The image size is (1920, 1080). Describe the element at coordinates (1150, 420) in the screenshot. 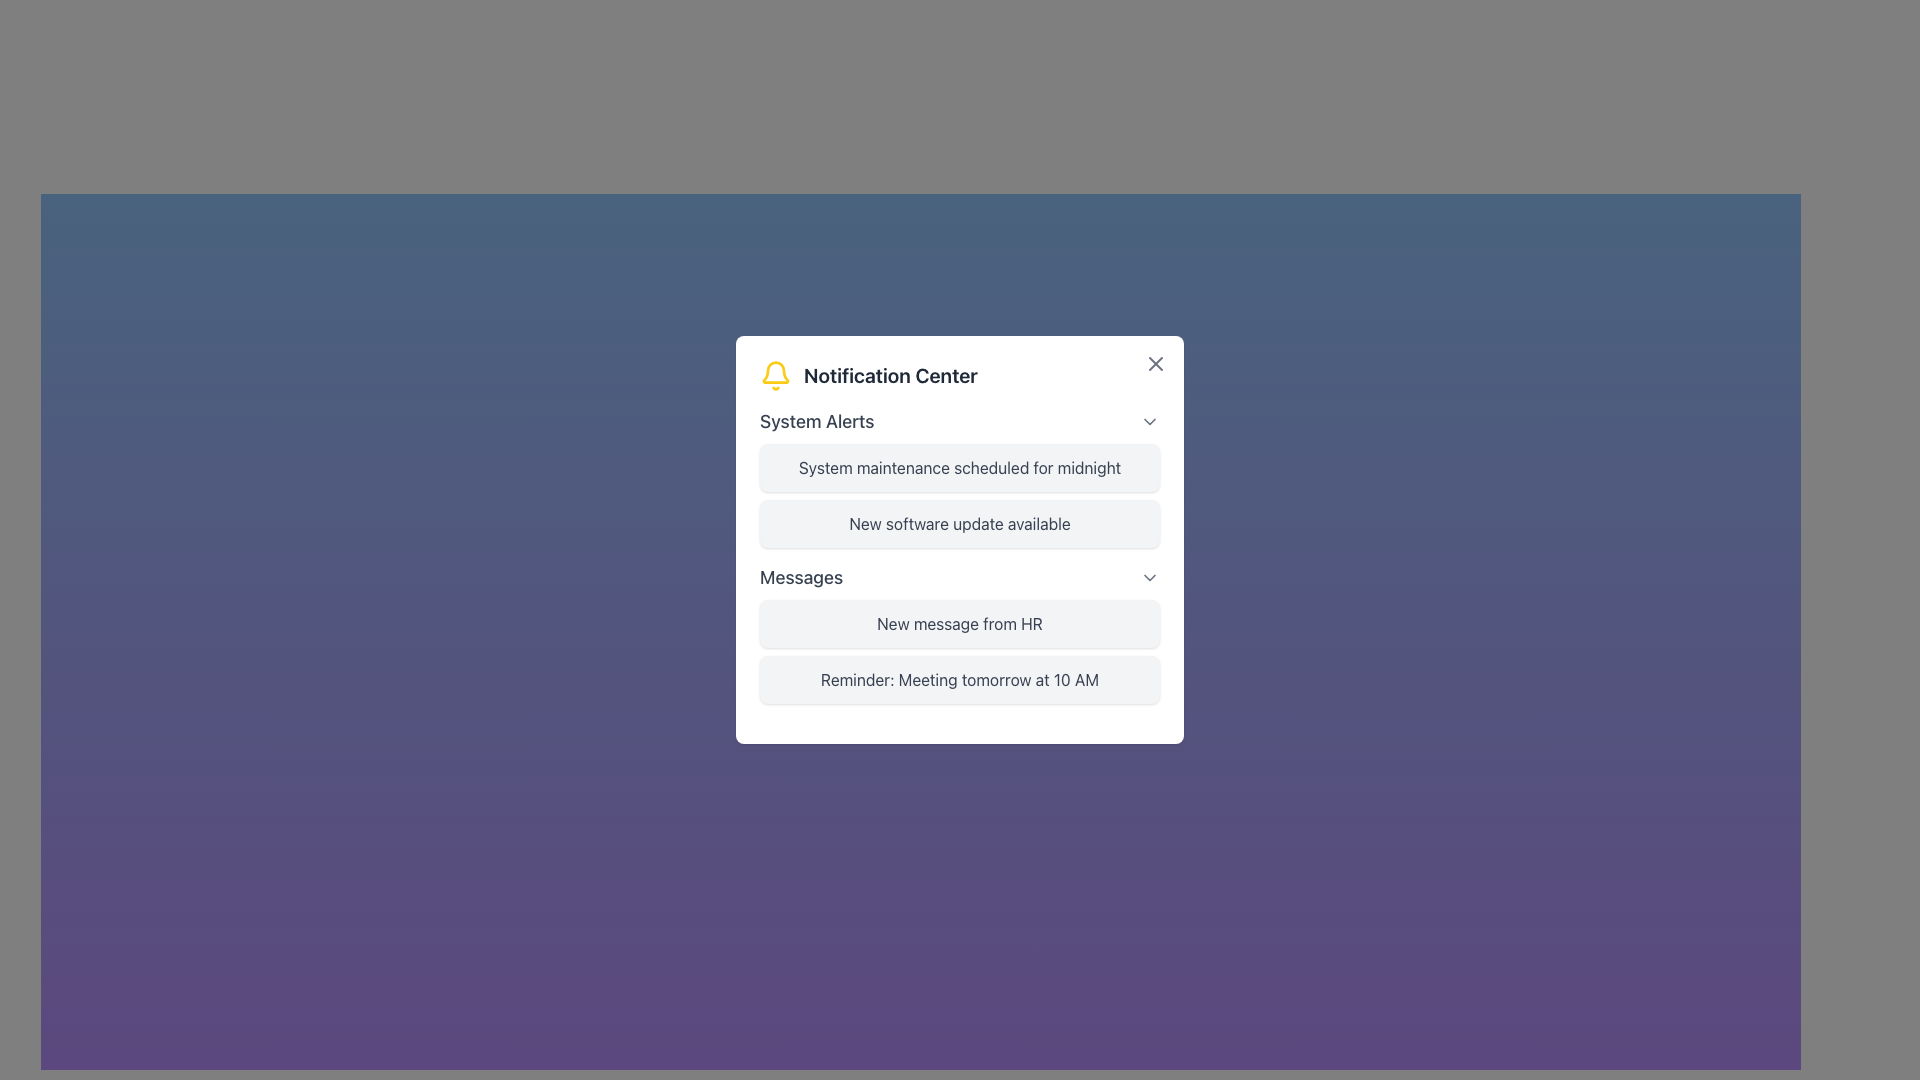

I see `the downward-pointing chevron arrow icon of the Dropdown Toggle Button located at the top-right corner of the 'System Alerts' section` at that location.